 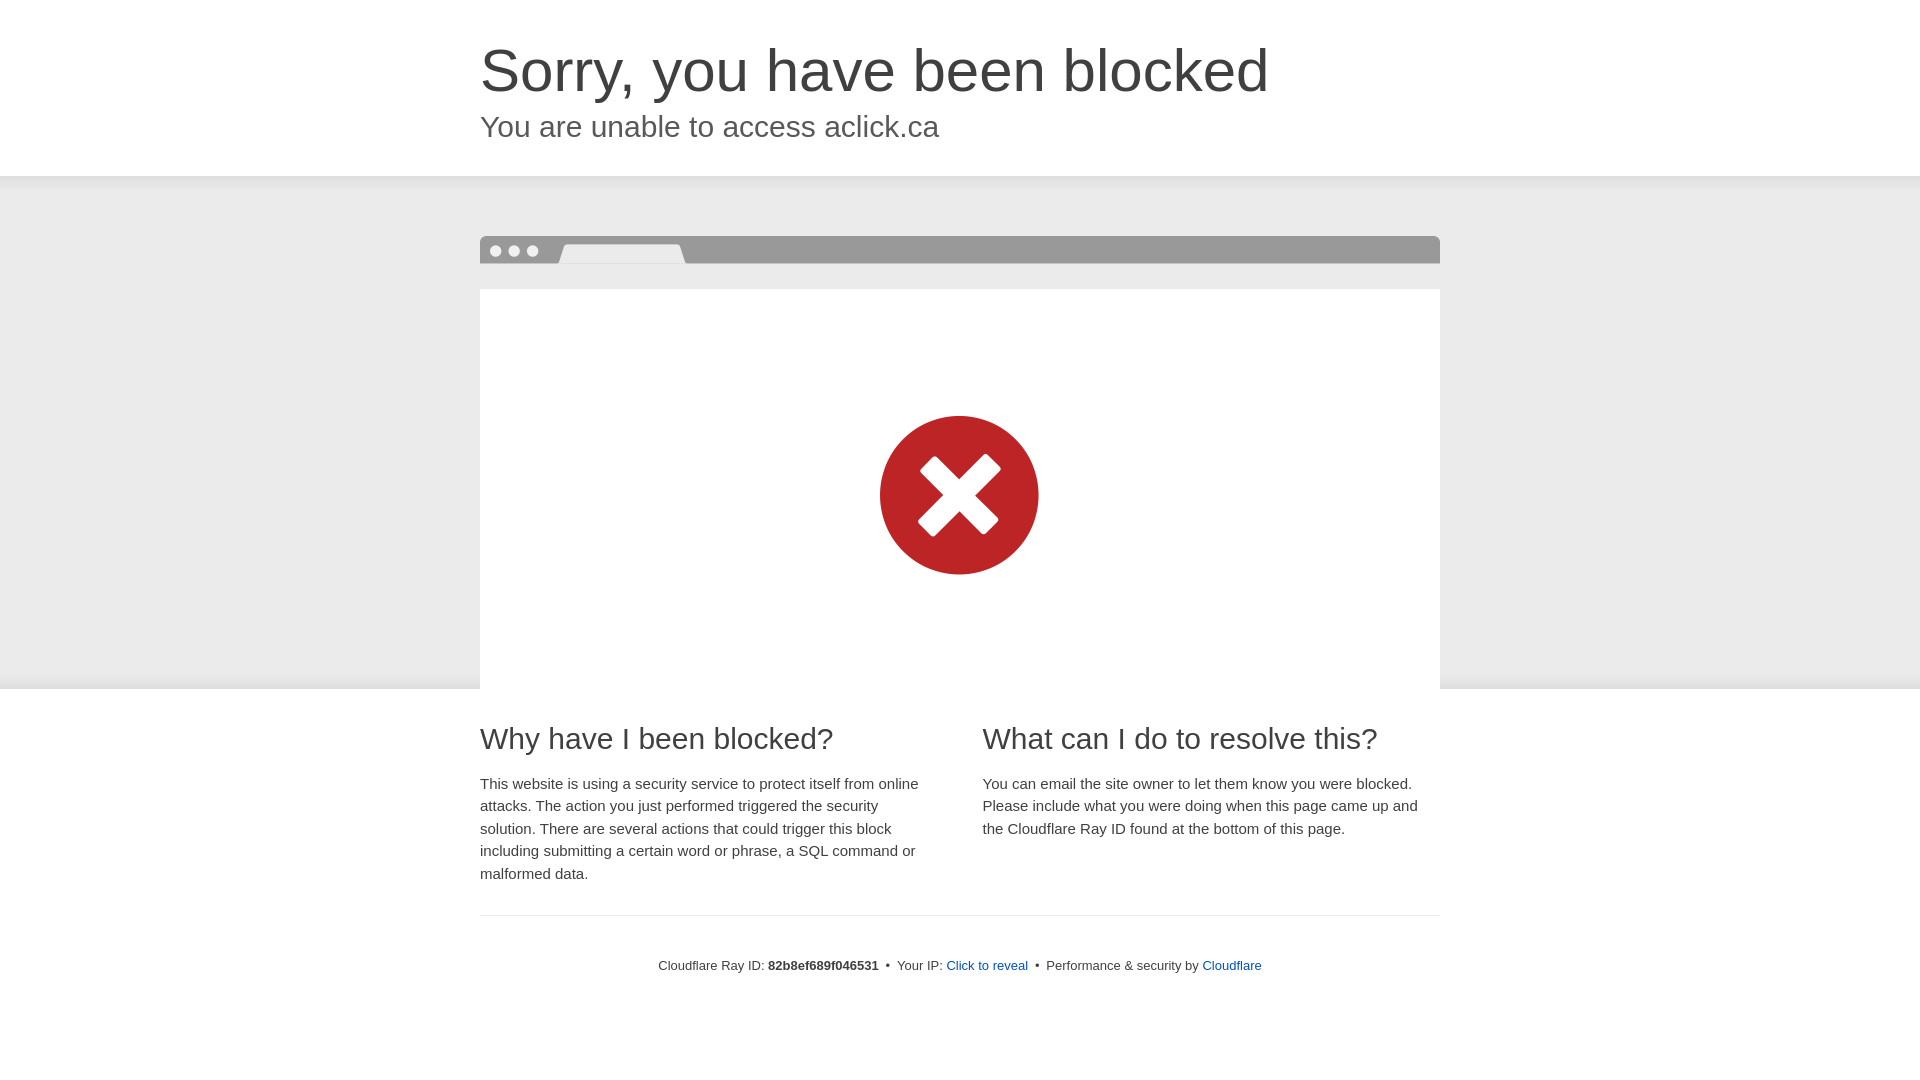 What do you see at coordinates (987, 964) in the screenshot?
I see `'Click to reveal'` at bounding box center [987, 964].